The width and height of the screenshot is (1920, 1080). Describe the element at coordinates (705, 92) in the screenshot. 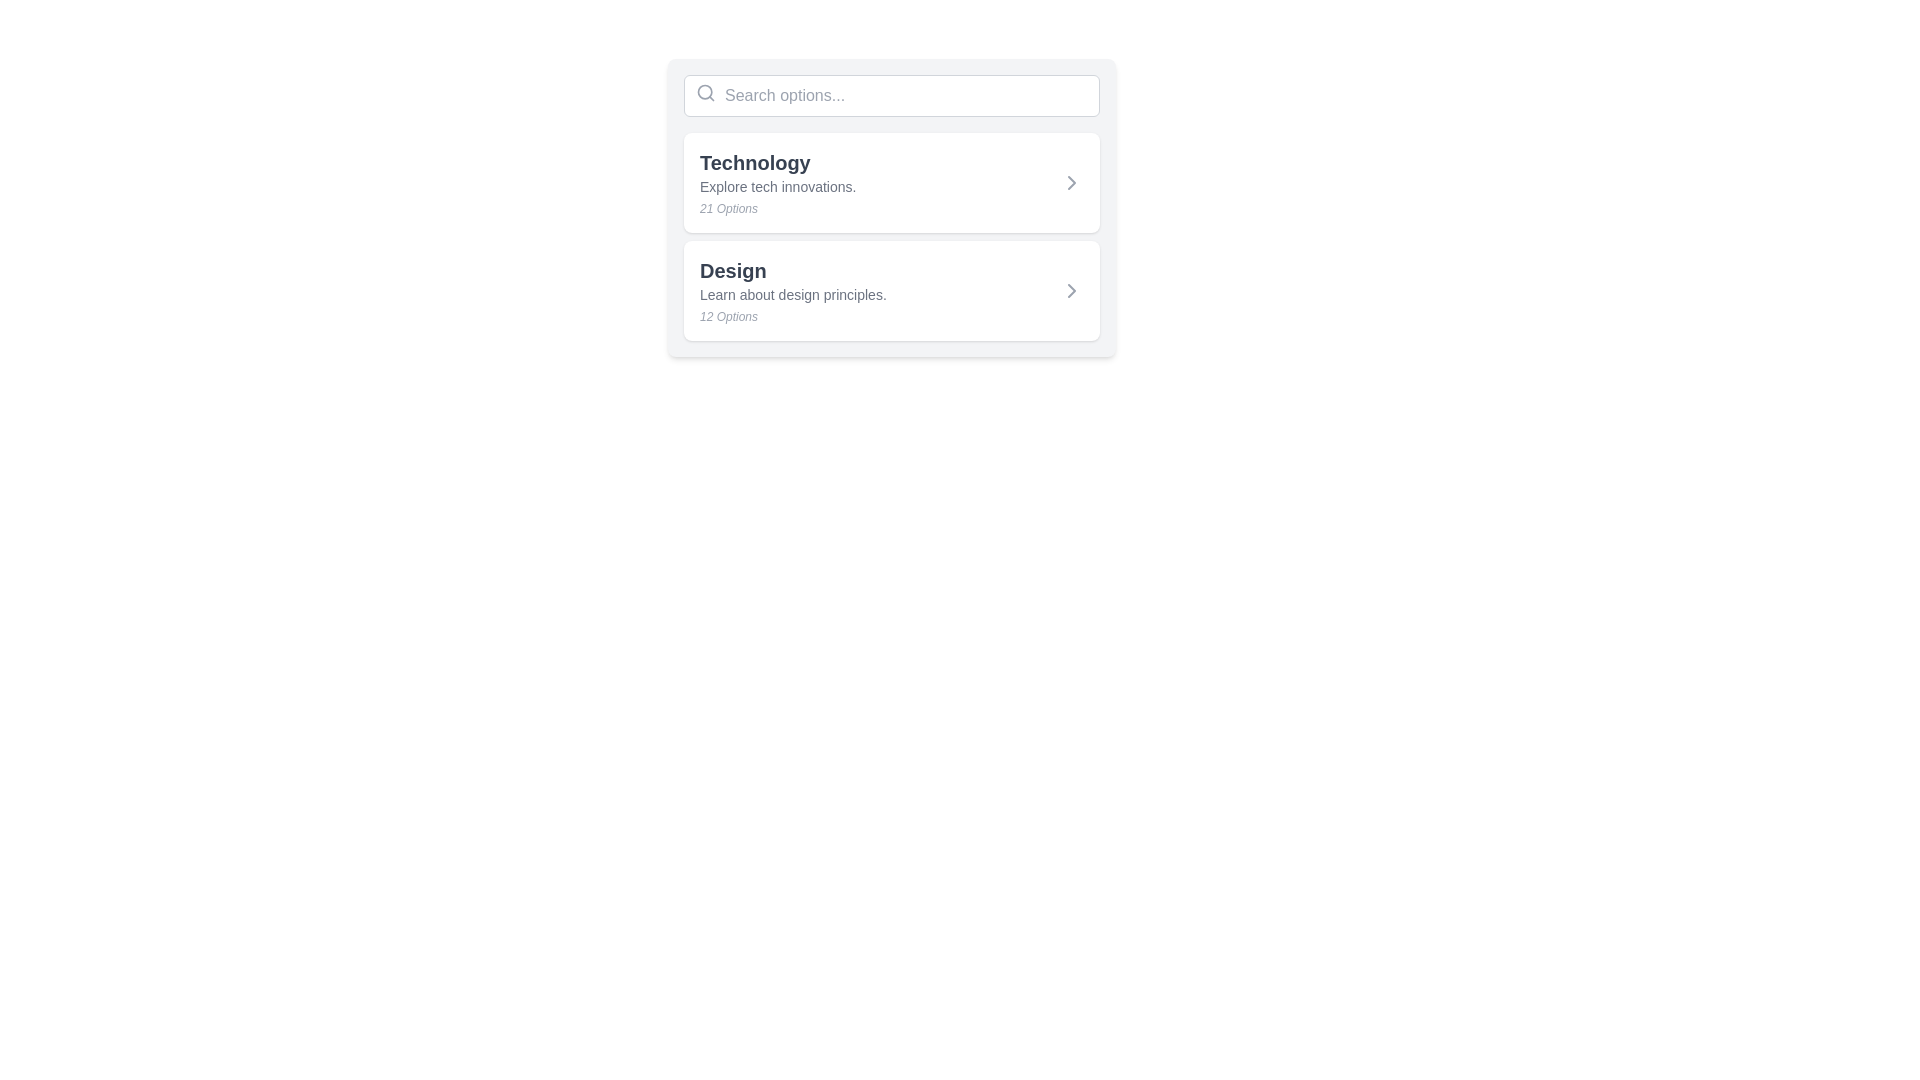

I see `the search icon, which is a gray magnifying glass with a circular outline, located within the left section of the search input box adjacent to the placeholder text 'Search options...'` at that location.